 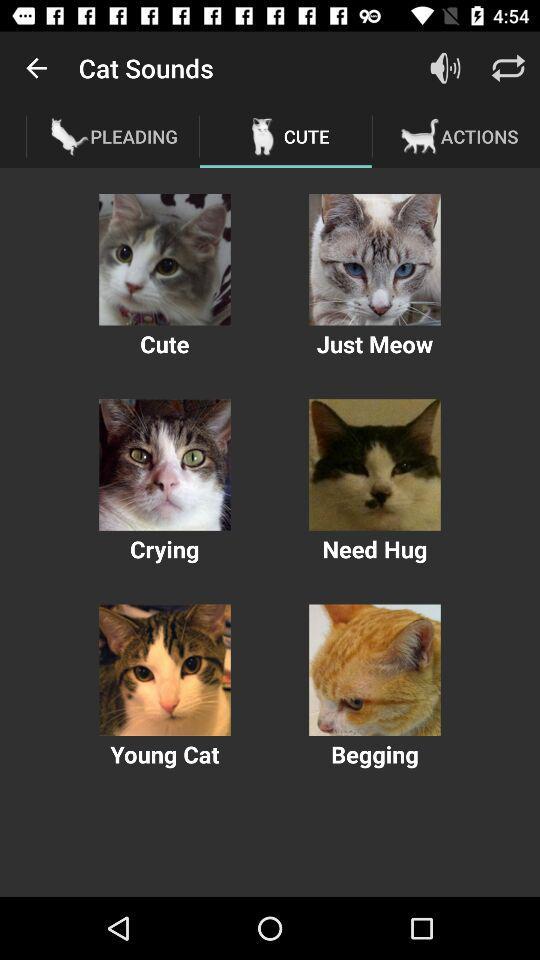 What do you see at coordinates (445, 68) in the screenshot?
I see `sound is on` at bounding box center [445, 68].